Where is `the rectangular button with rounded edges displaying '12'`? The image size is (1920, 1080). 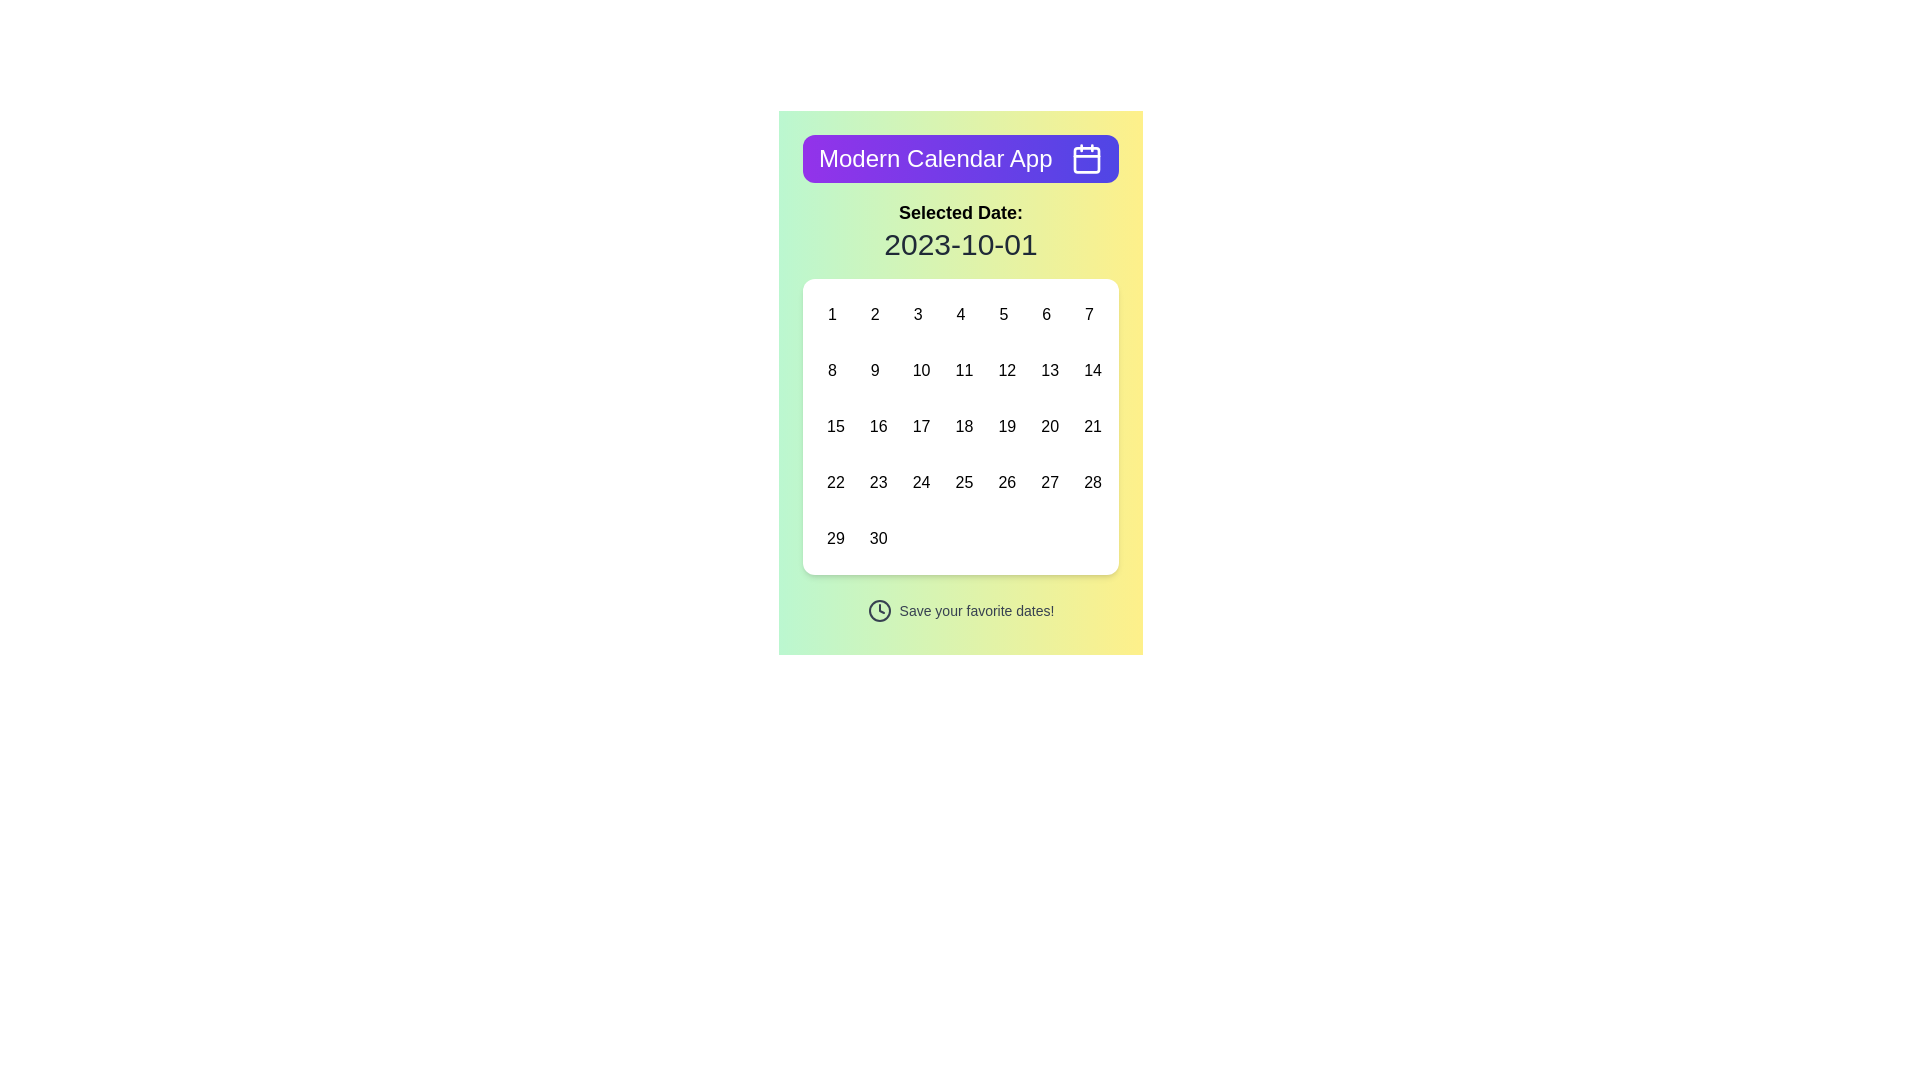 the rectangular button with rounded edges displaying '12' is located at coordinates (1003, 370).